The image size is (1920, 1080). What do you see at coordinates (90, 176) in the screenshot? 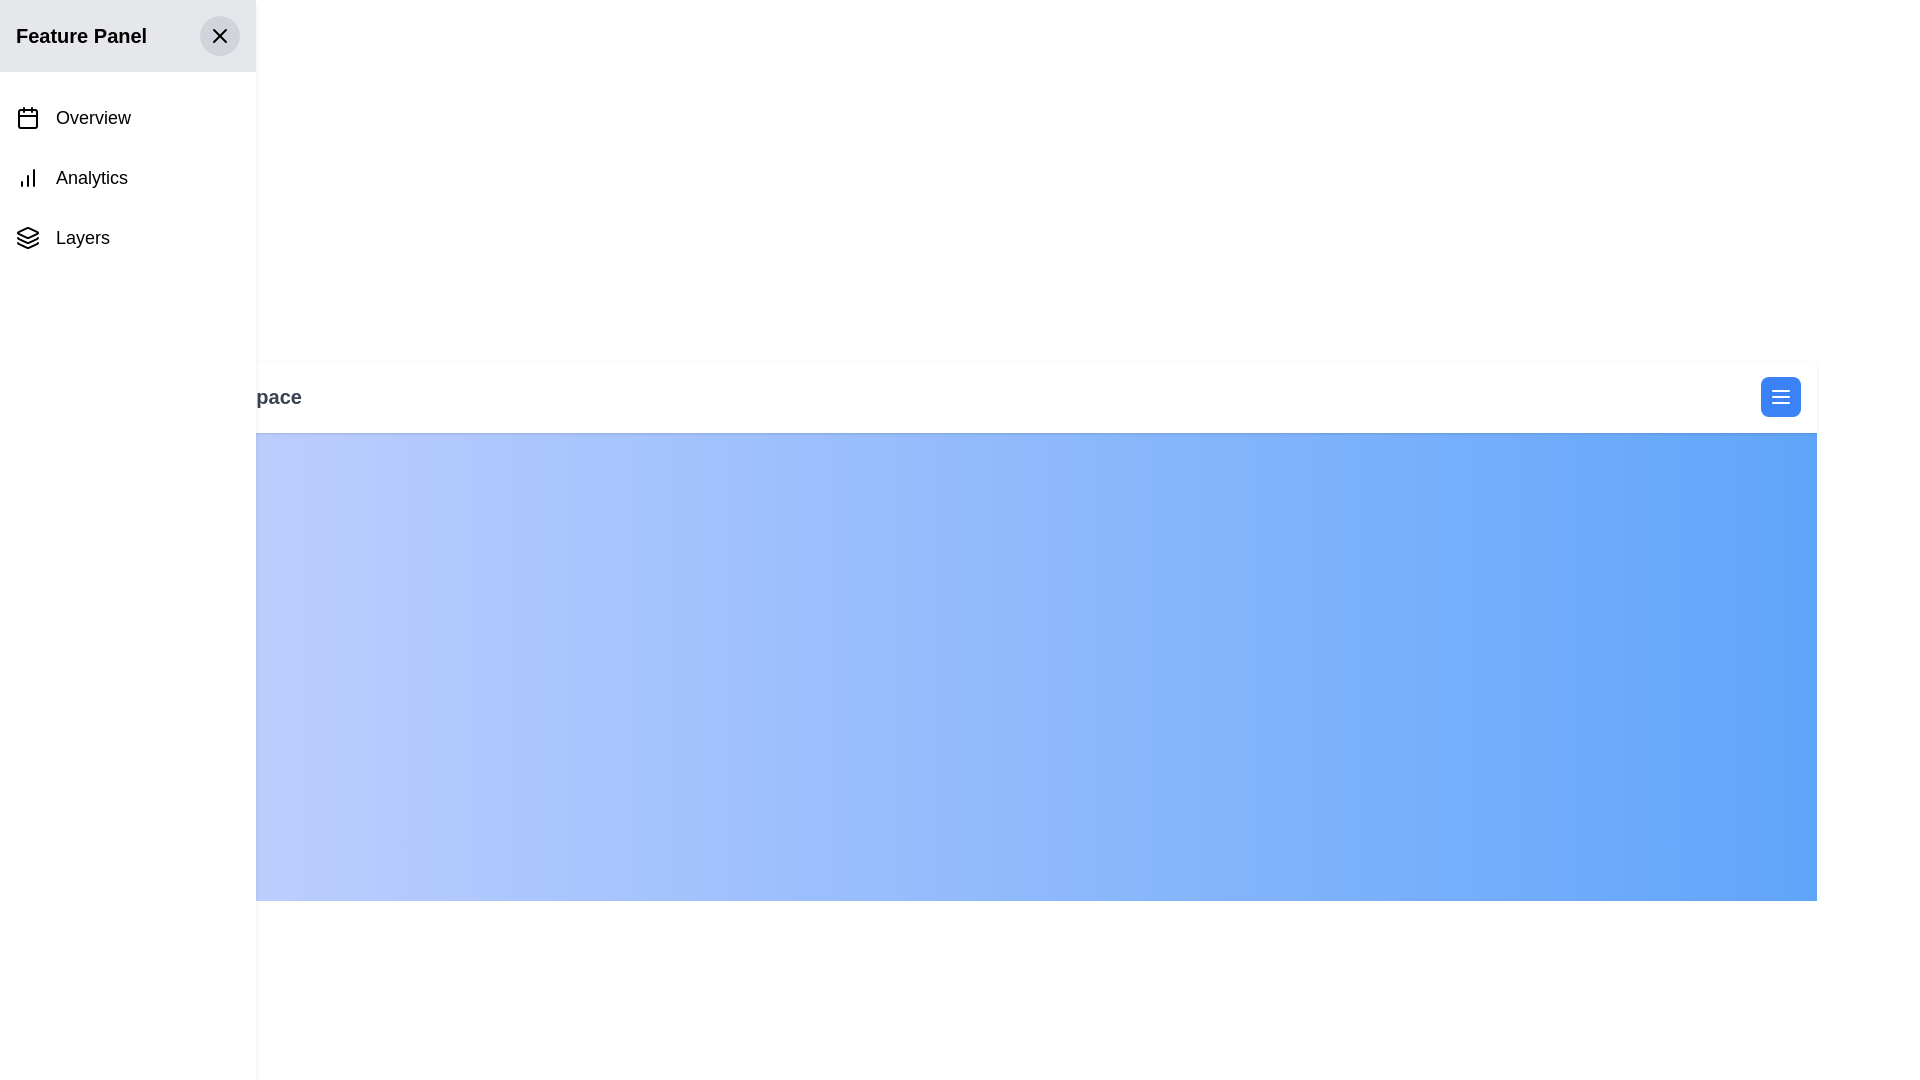
I see `text content of the 'Analytics' text label located in the sidebar menu, positioned below 'Overview' and above 'Layers'` at bounding box center [90, 176].